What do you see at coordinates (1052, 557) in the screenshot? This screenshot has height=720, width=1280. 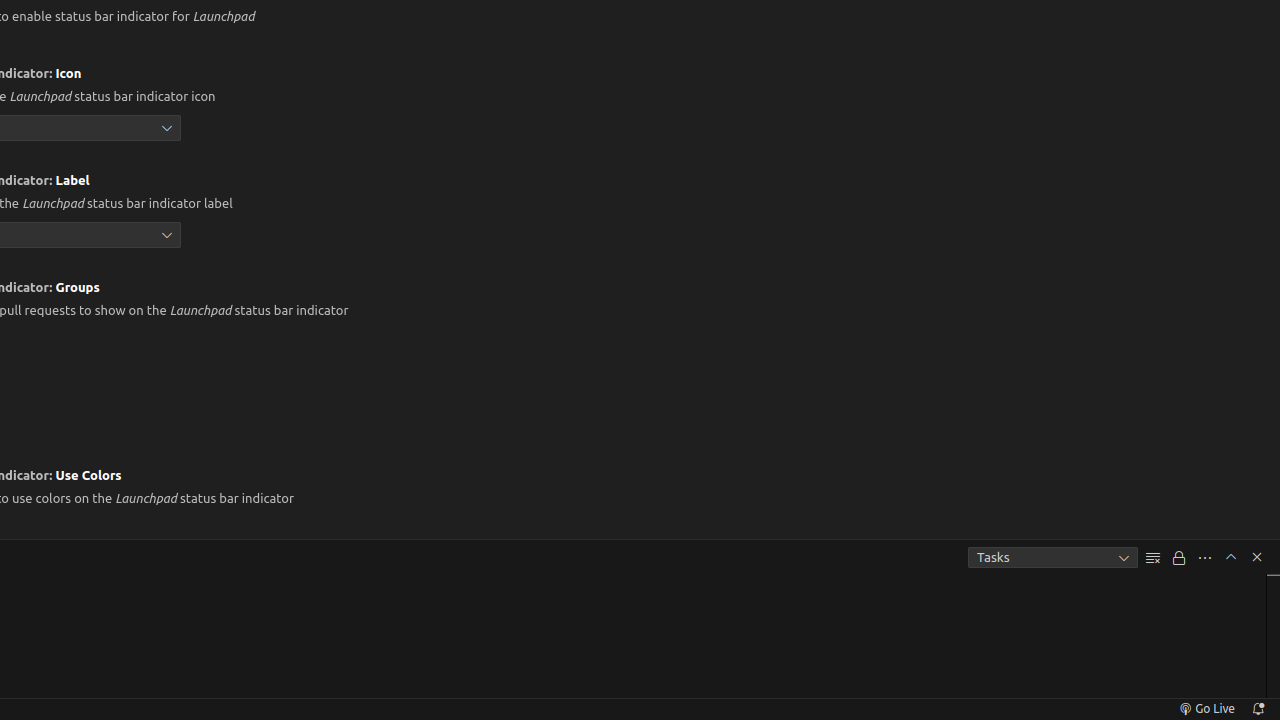 I see `'Tasks'` at bounding box center [1052, 557].